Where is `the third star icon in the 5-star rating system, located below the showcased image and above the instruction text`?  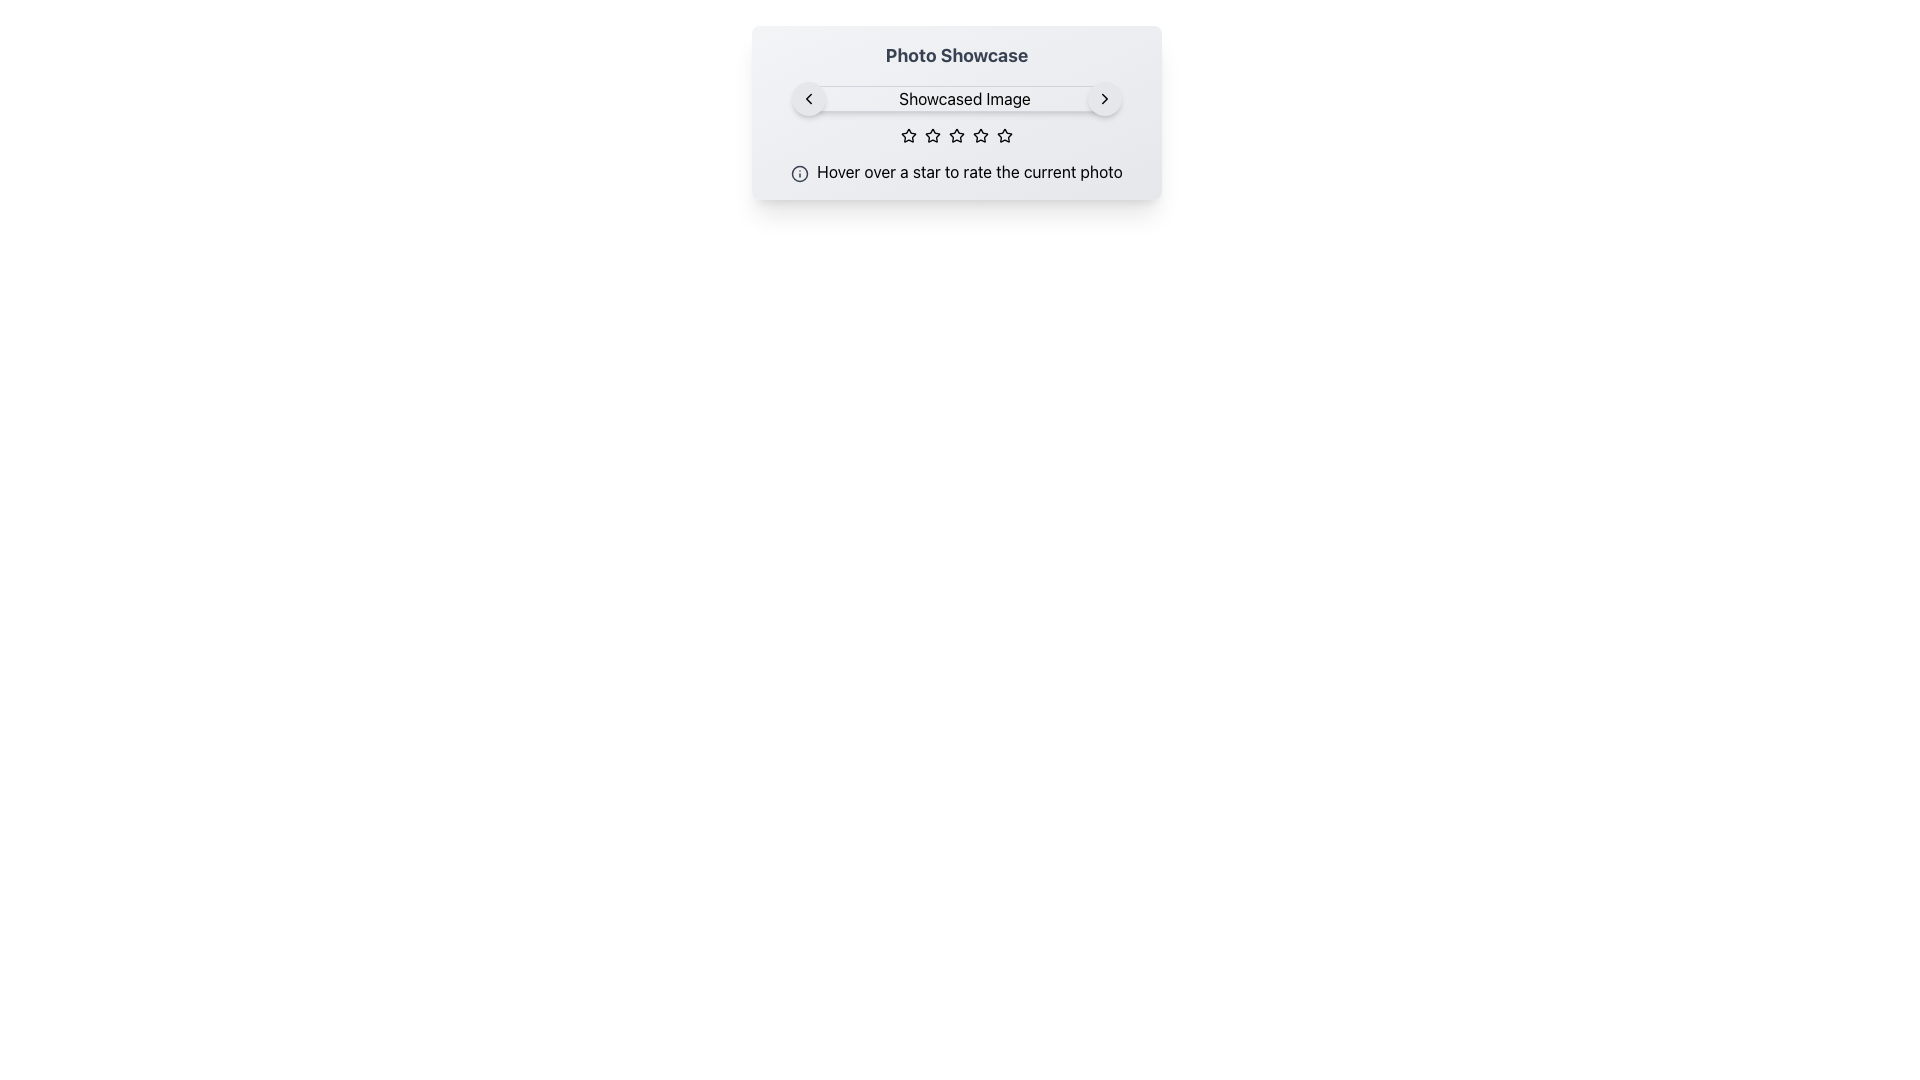
the third star icon in the 5-star rating system, located below the showcased image and above the instruction text is located at coordinates (955, 135).